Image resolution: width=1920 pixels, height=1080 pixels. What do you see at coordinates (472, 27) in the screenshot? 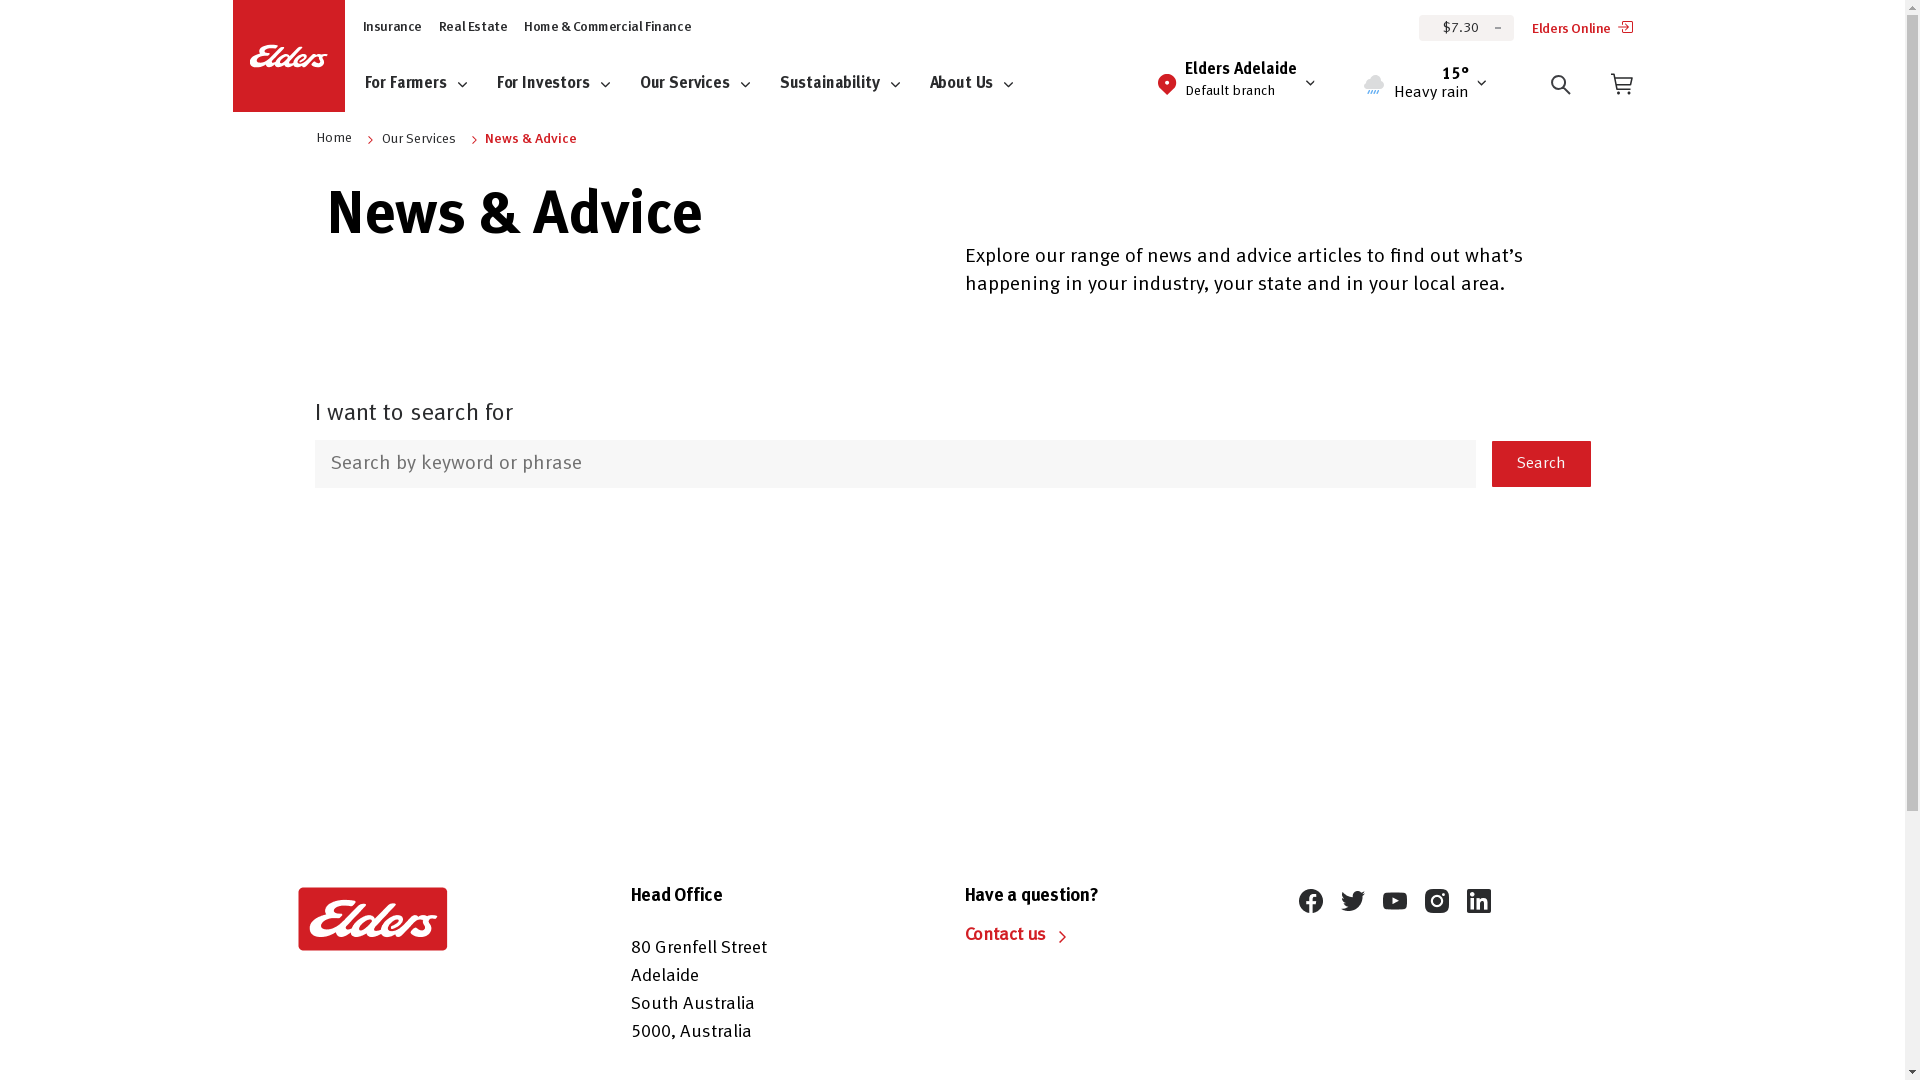
I see `'Real Estate'` at bounding box center [472, 27].